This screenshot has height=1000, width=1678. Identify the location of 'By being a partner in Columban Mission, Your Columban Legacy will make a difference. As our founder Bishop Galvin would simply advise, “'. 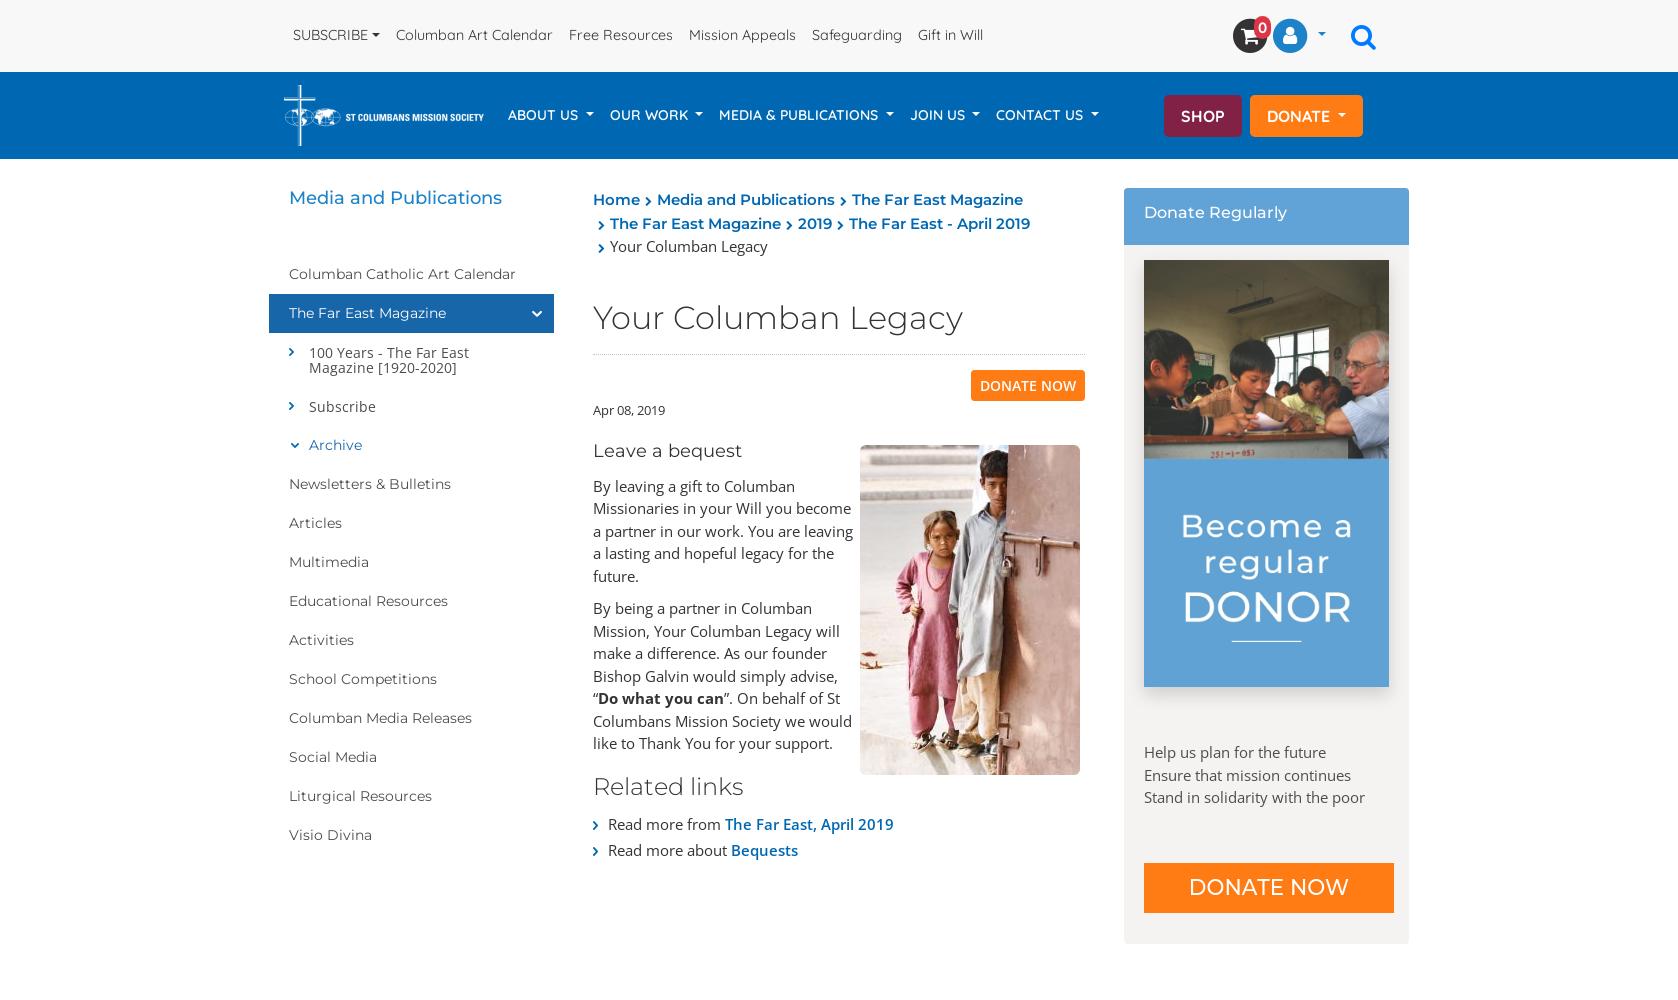
(715, 653).